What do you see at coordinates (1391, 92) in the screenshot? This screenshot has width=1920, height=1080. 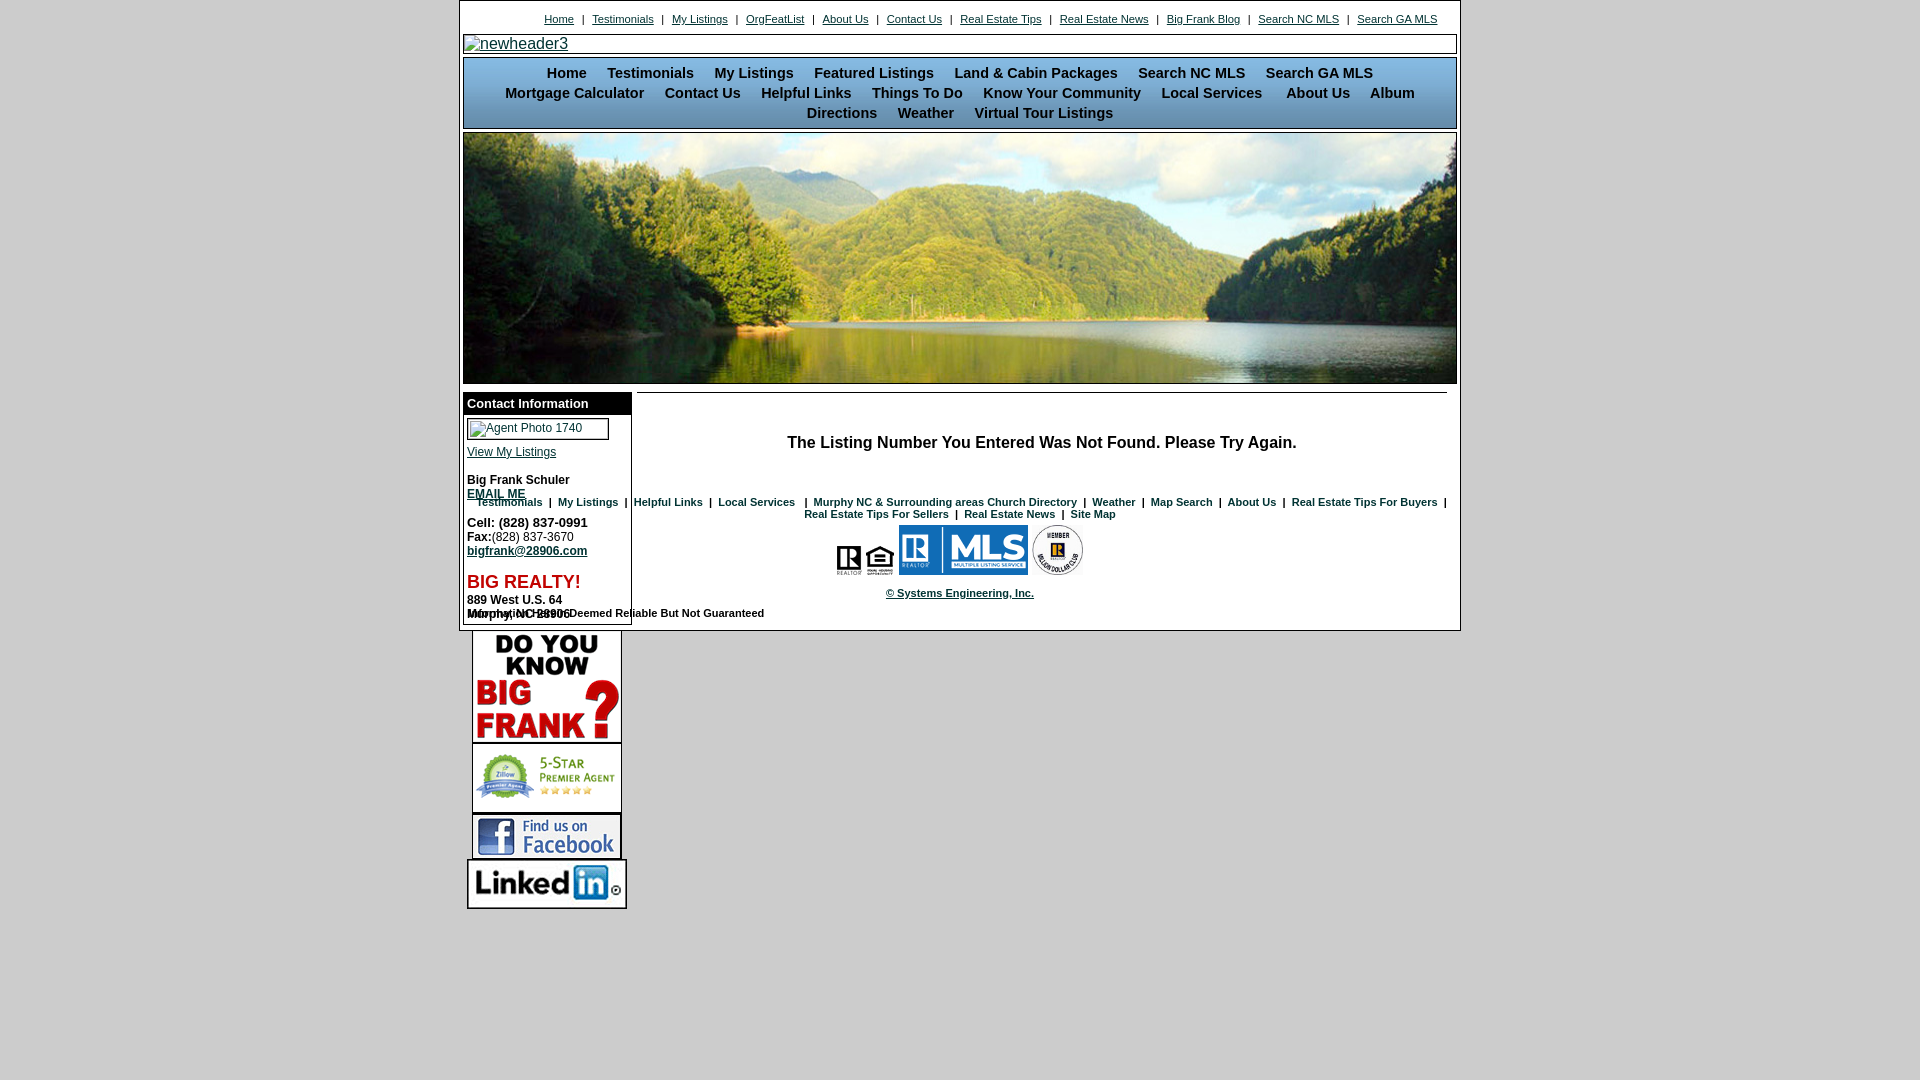 I see `'Album'` at bounding box center [1391, 92].